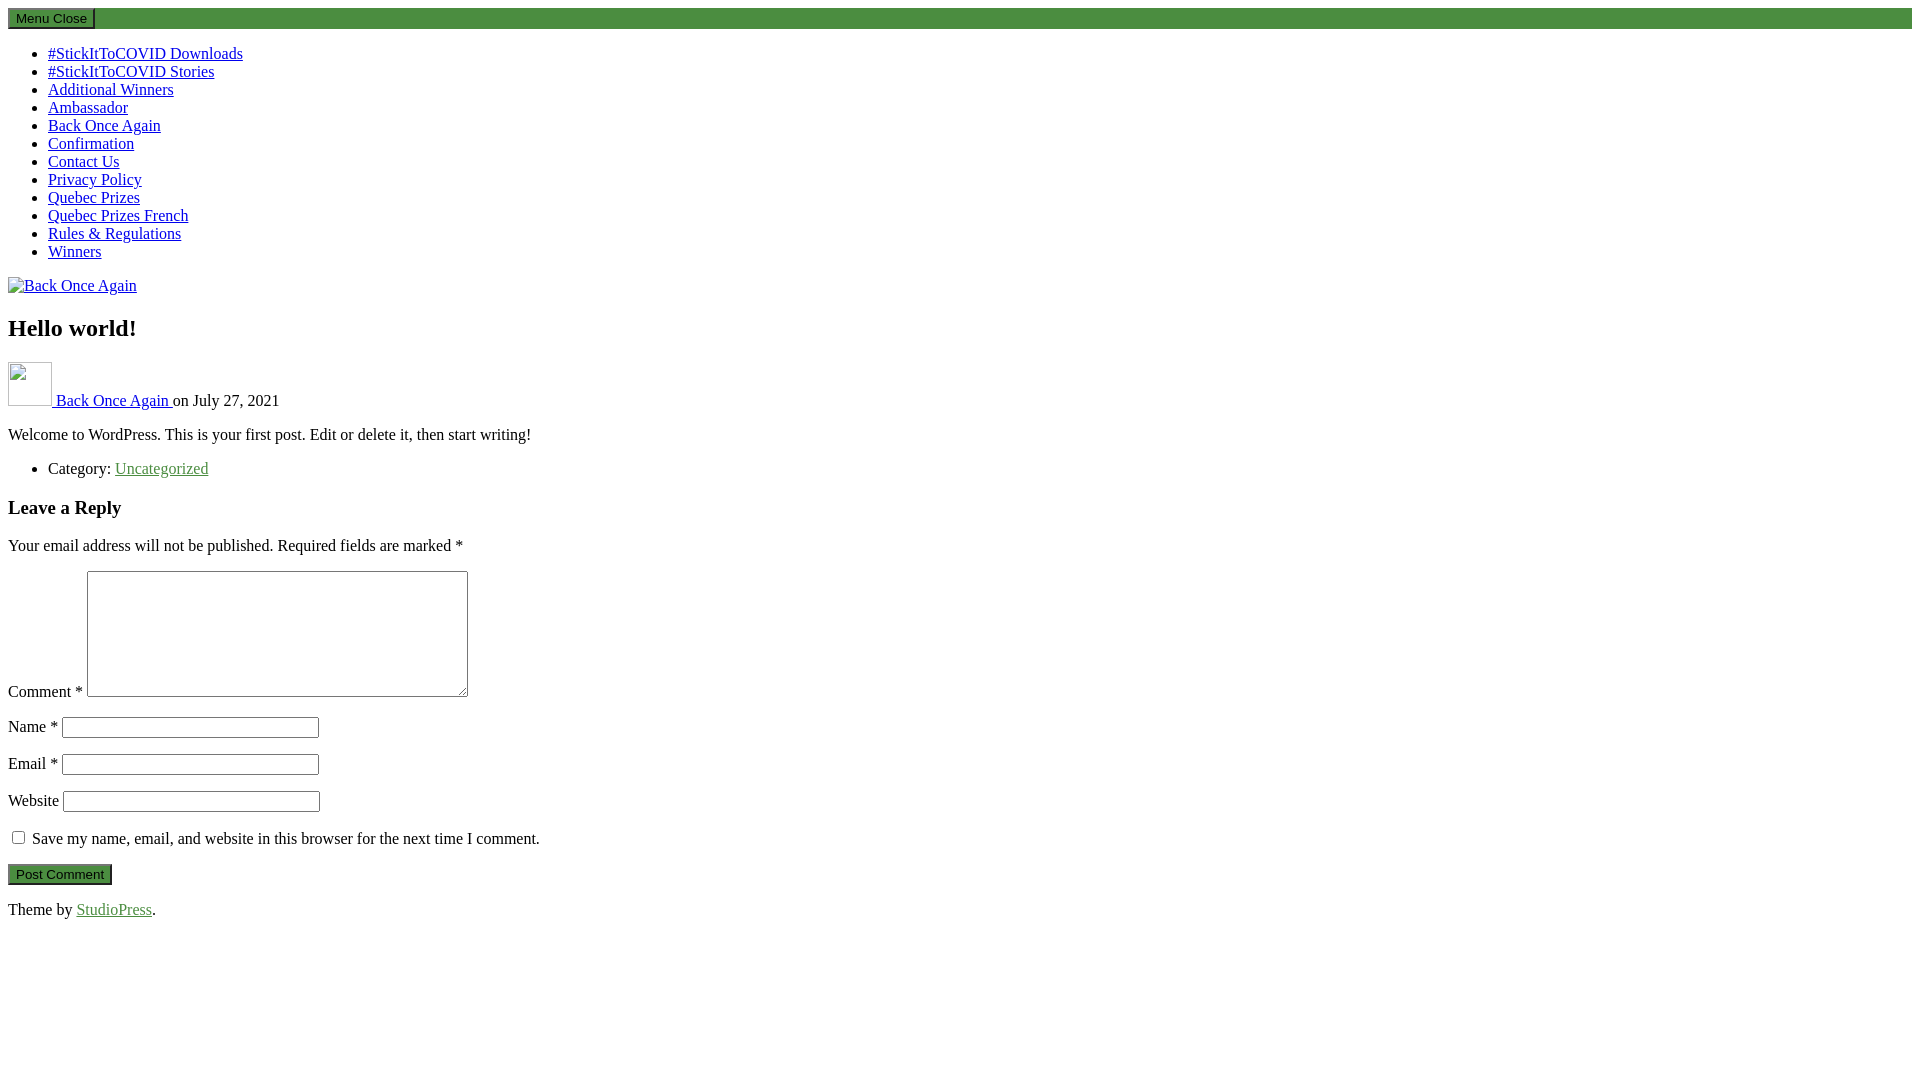 This screenshot has width=1920, height=1080. Describe the element at coordinates (64, 318) in the screenshot. I see `'Back Once Again'` at that location.